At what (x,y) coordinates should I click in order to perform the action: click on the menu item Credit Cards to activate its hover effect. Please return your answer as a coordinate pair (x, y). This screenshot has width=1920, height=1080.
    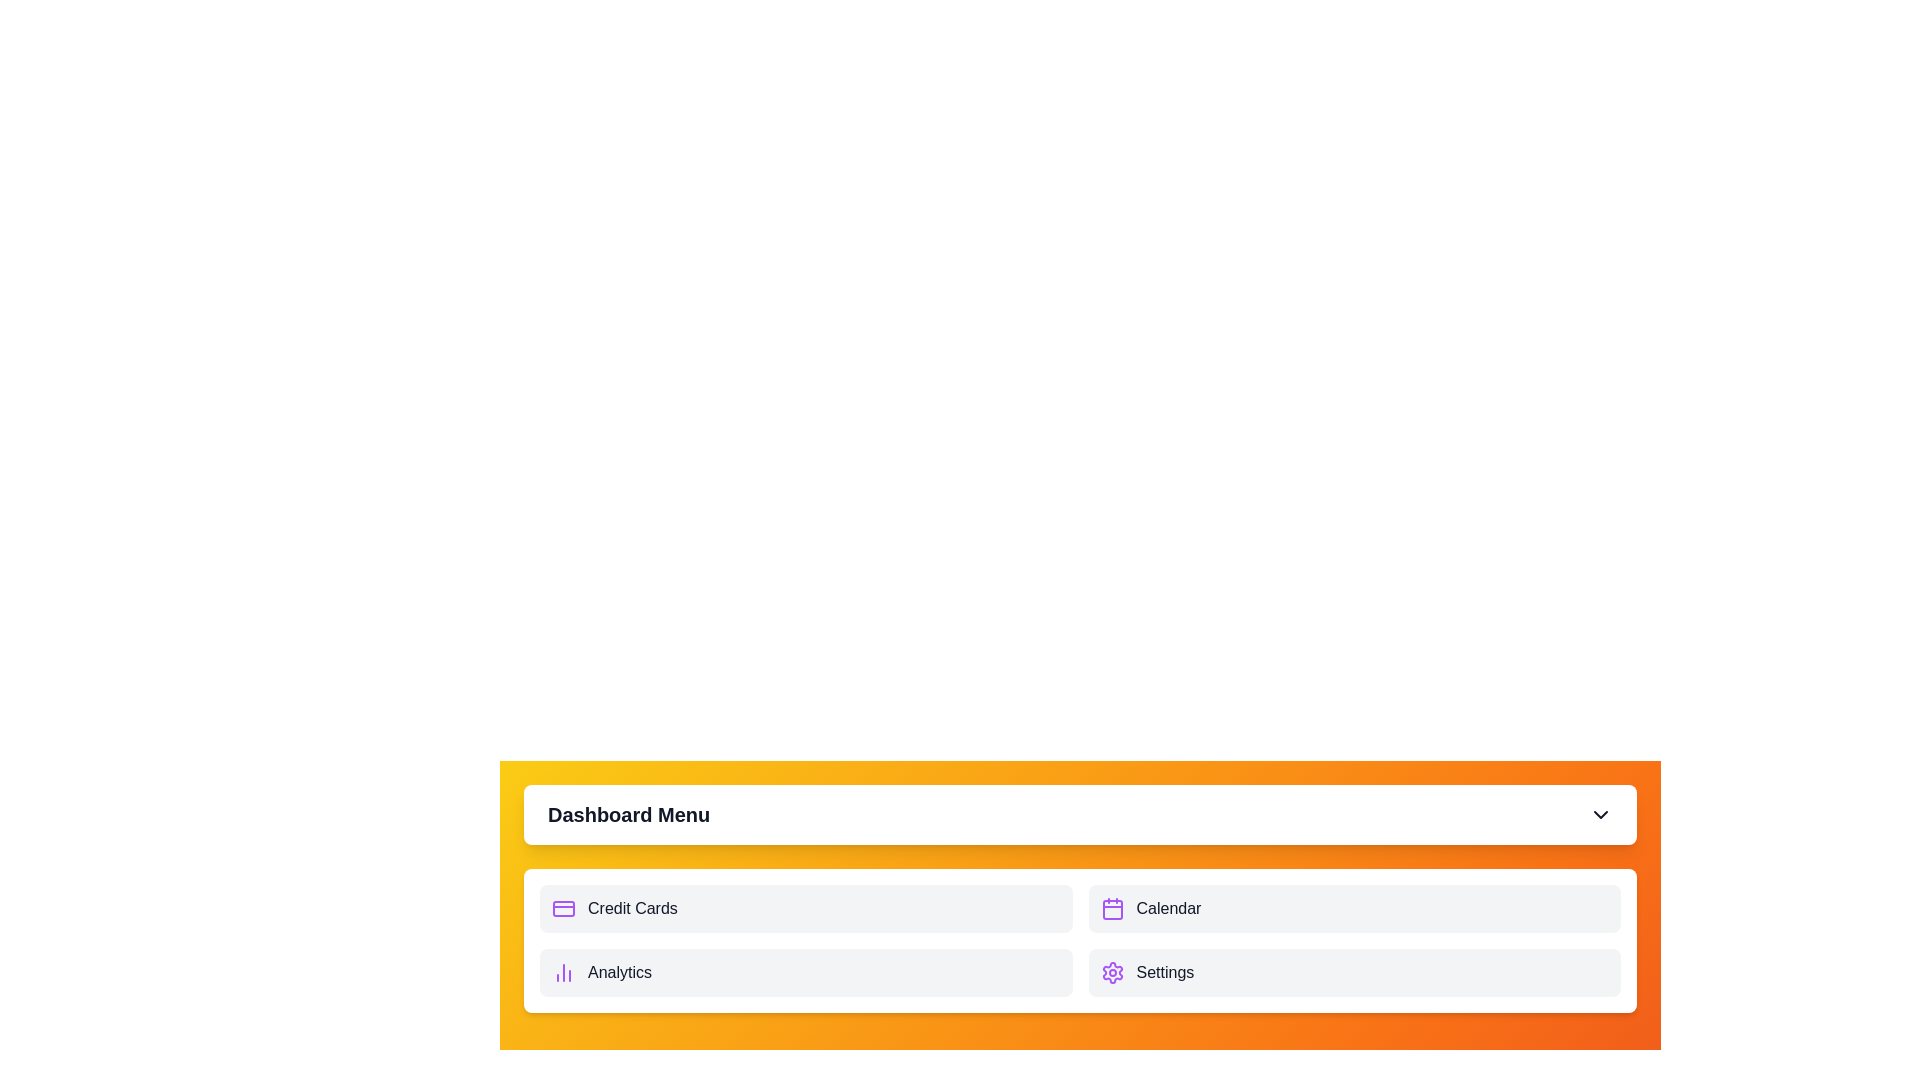
    Looking at the image, I should click on (806, 909).